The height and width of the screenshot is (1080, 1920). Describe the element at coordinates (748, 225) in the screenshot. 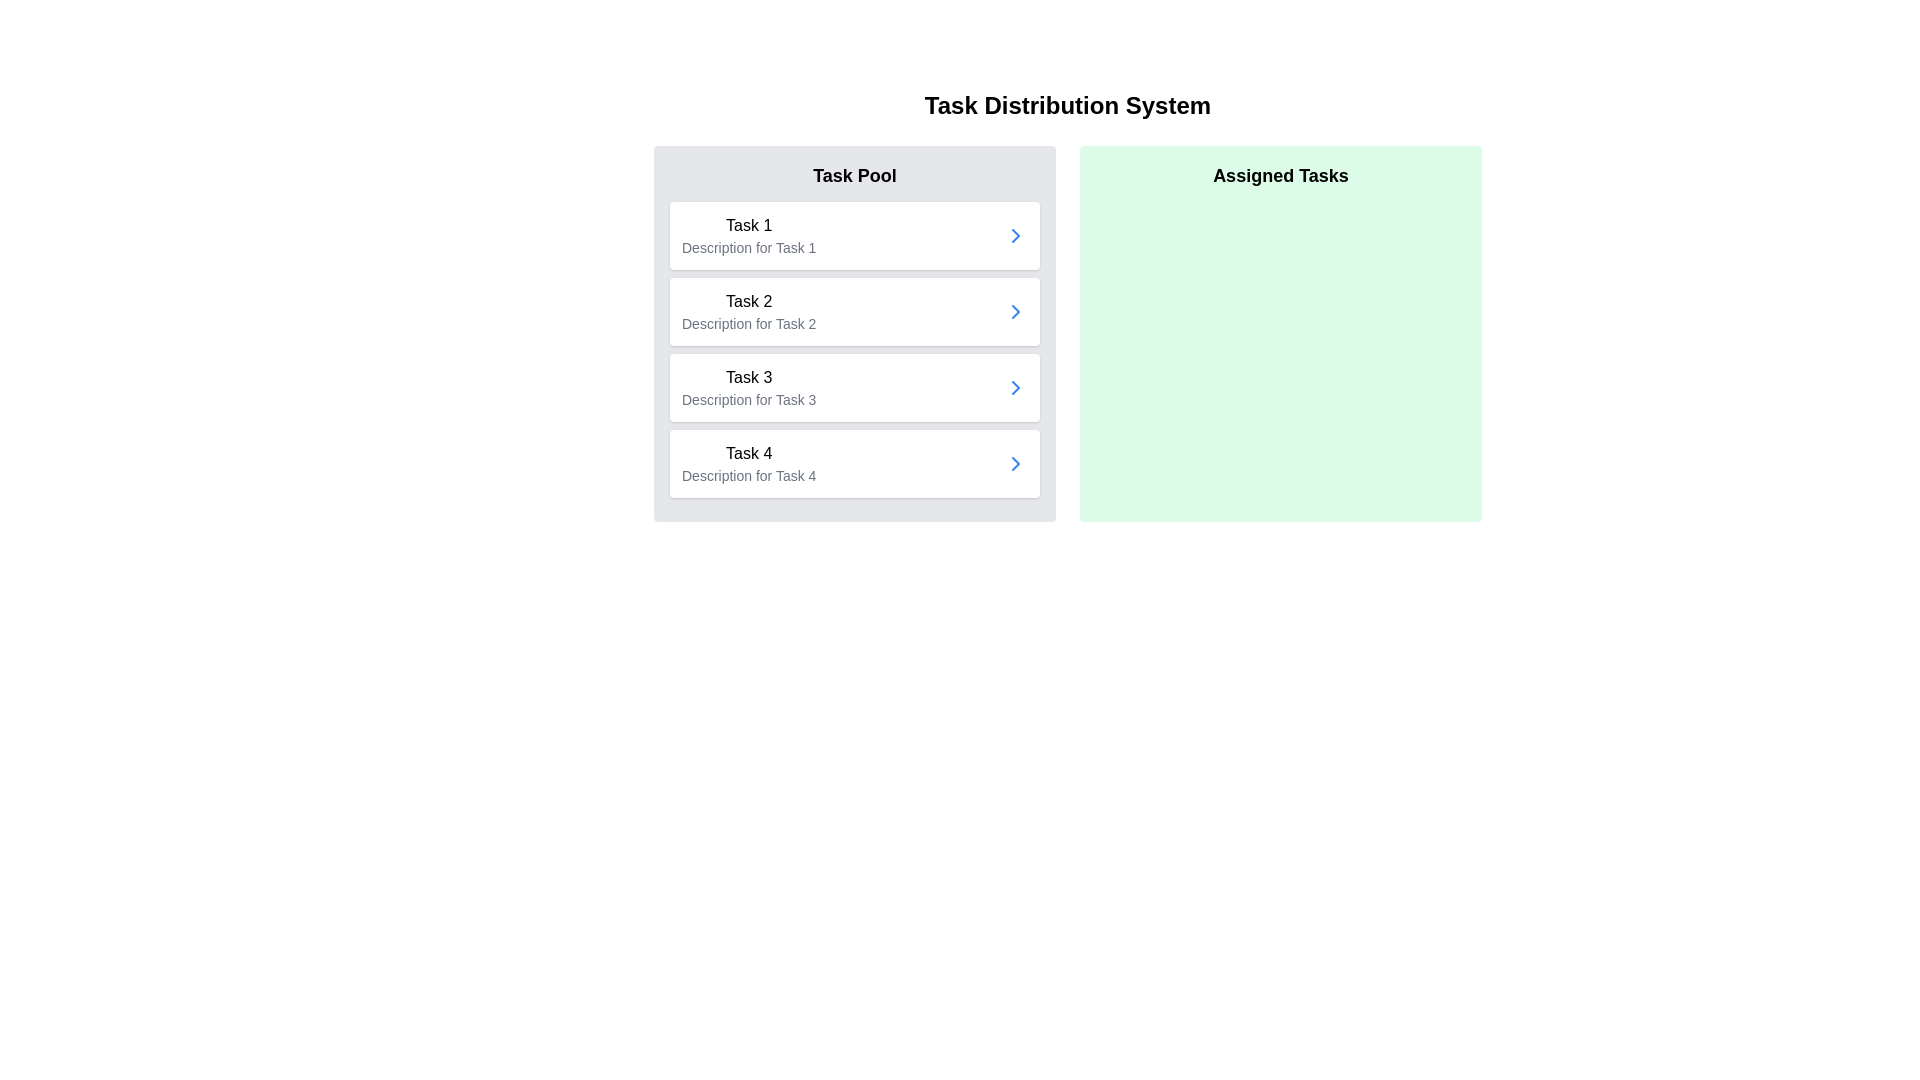

I see `text label that displays the title of the task, located at the top of the 'Task Pool' section, which is the first line of text within a task card` at that location.